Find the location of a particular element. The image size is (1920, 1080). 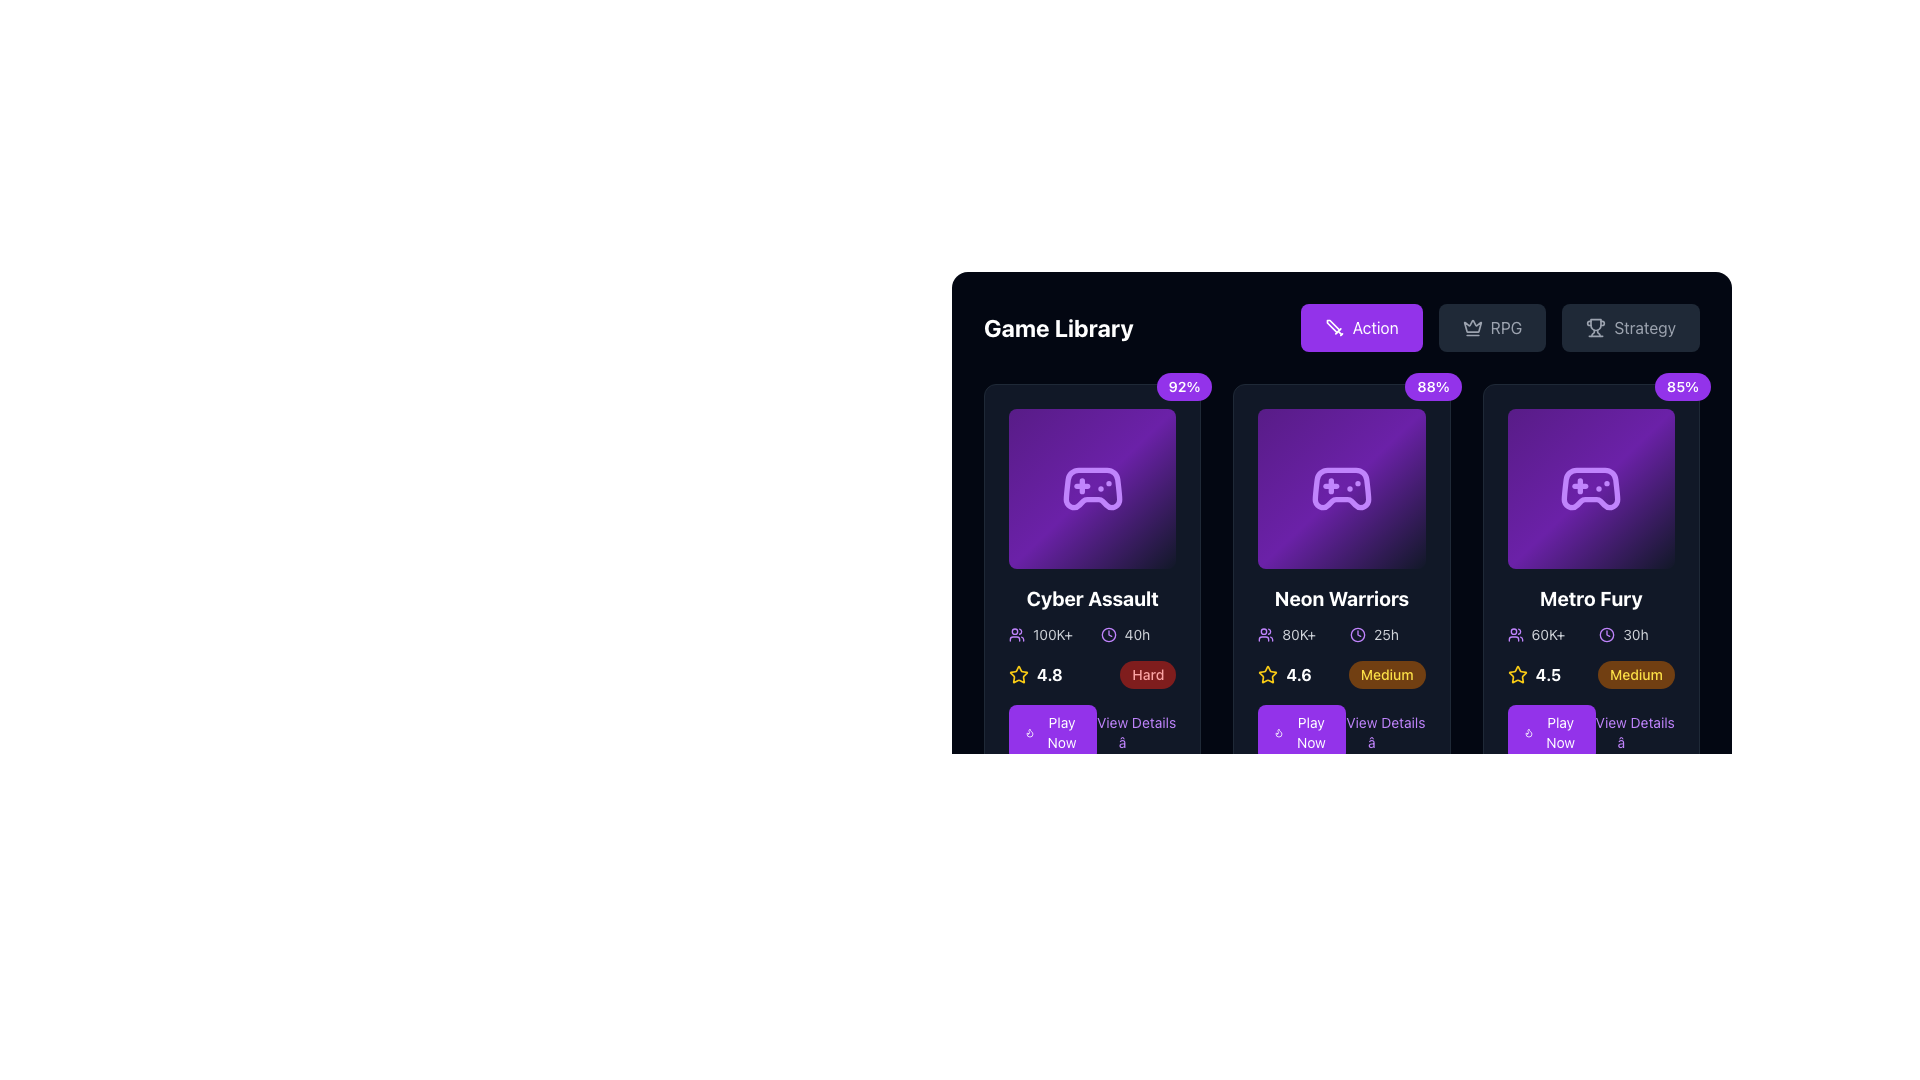

the decorative icon representing the 'Neon Warriors' game in the second card of the first row of the grid is located at coordinates (1341, 489).